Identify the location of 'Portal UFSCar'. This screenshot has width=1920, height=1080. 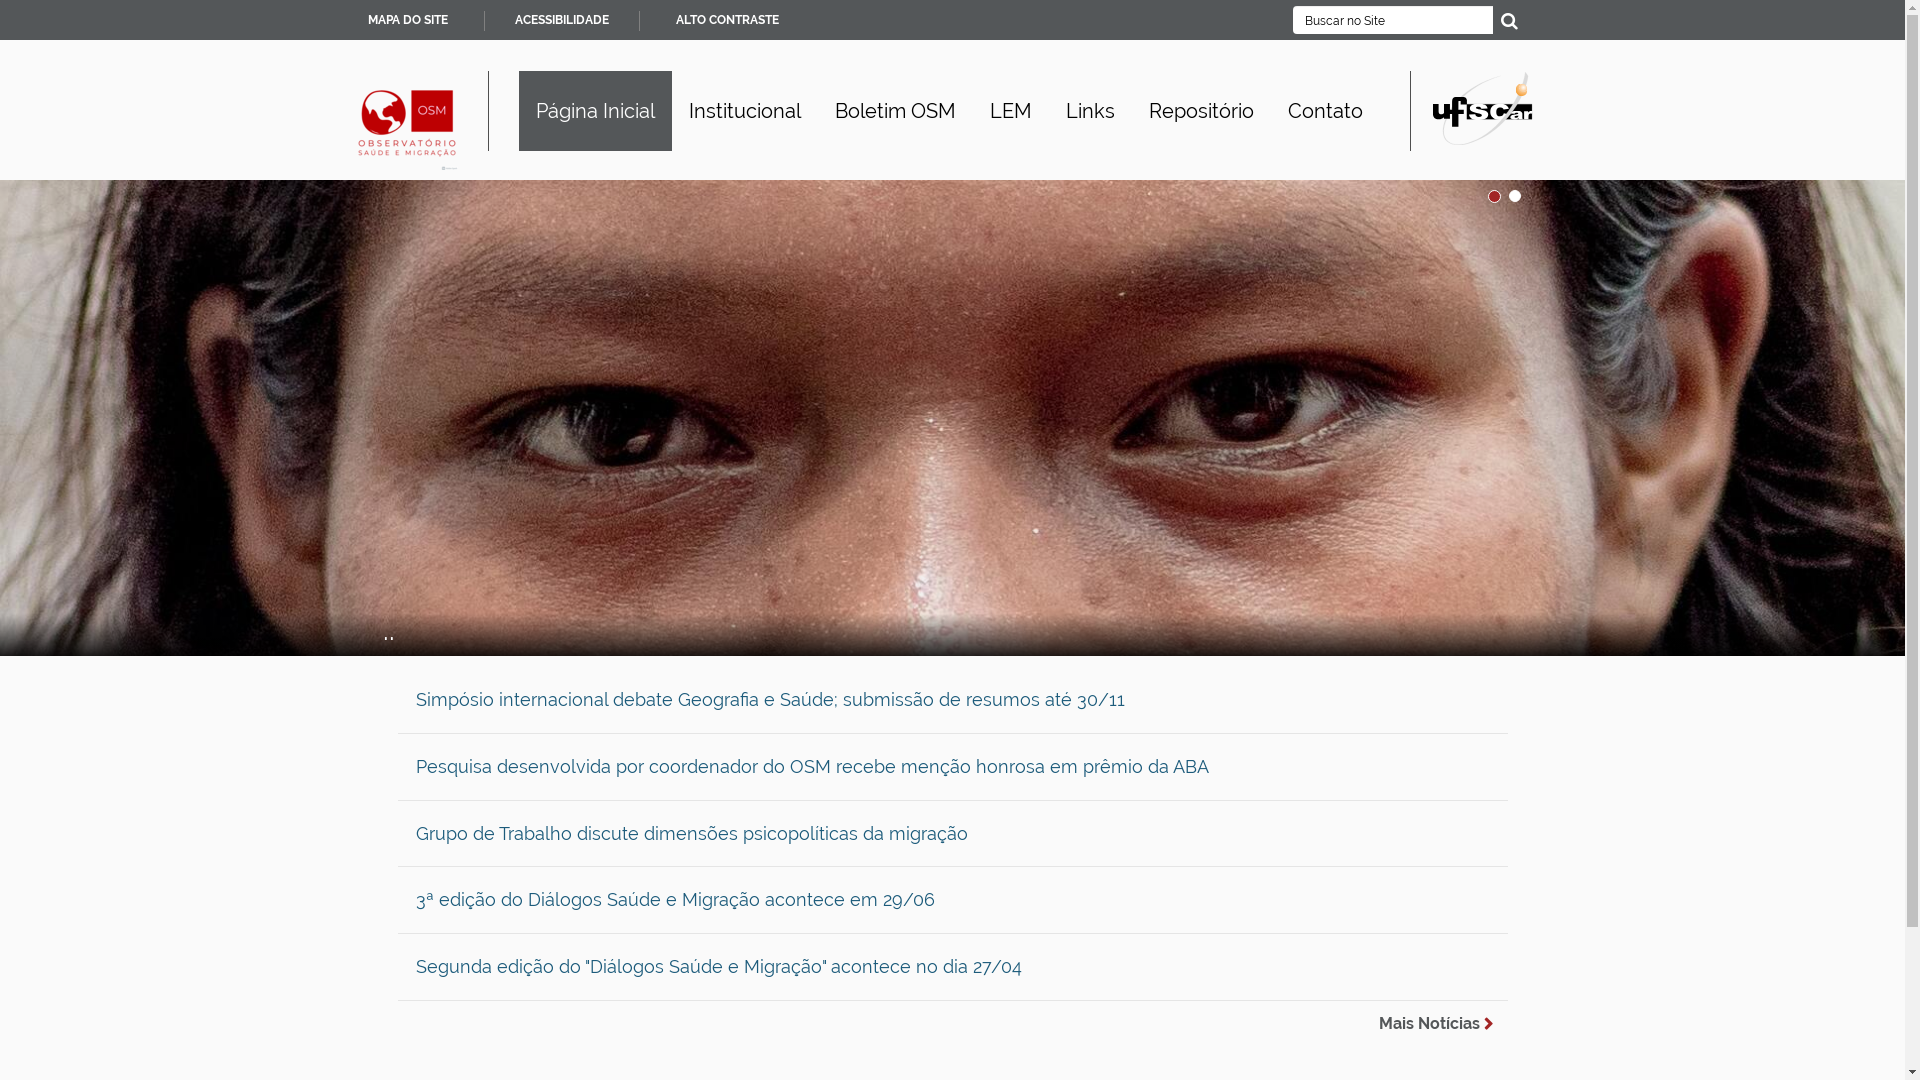
(1430, 107).